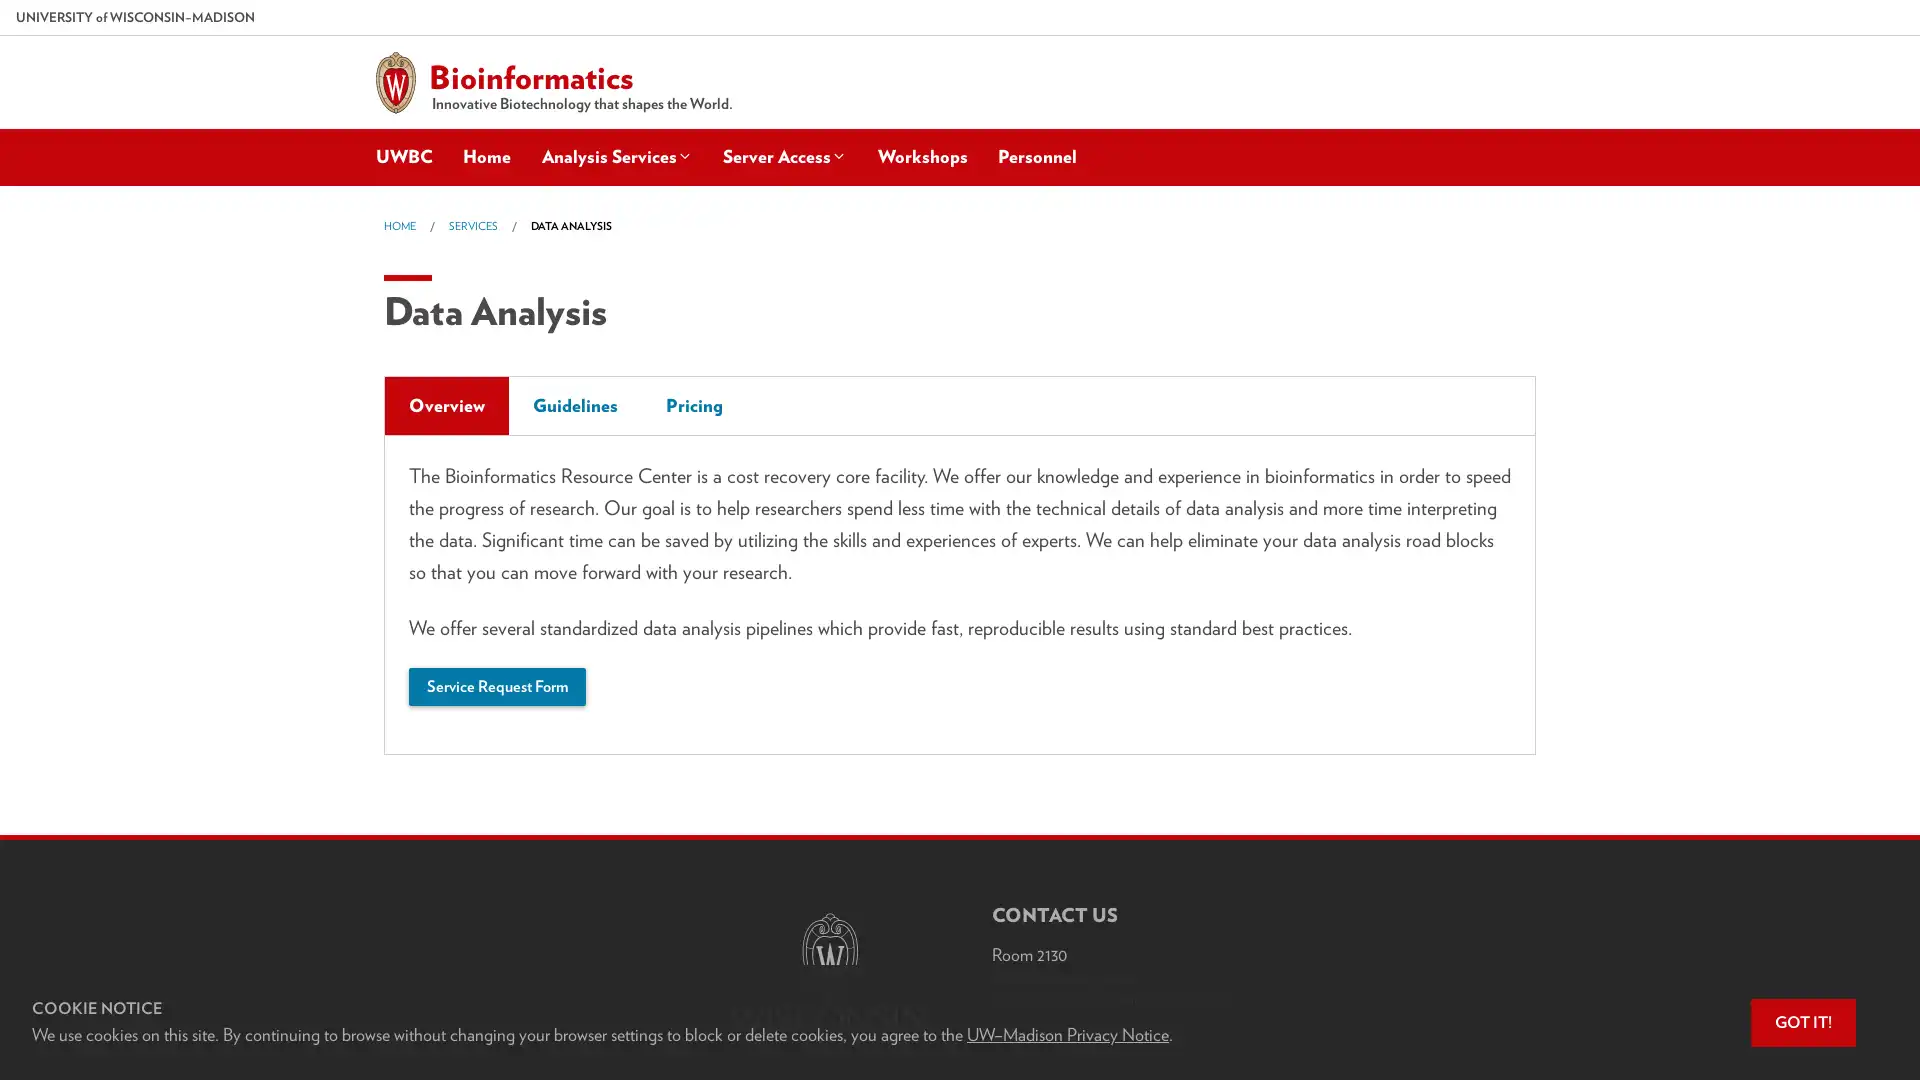  I want to click on Accept cookie notice, so click(1803, 1022).